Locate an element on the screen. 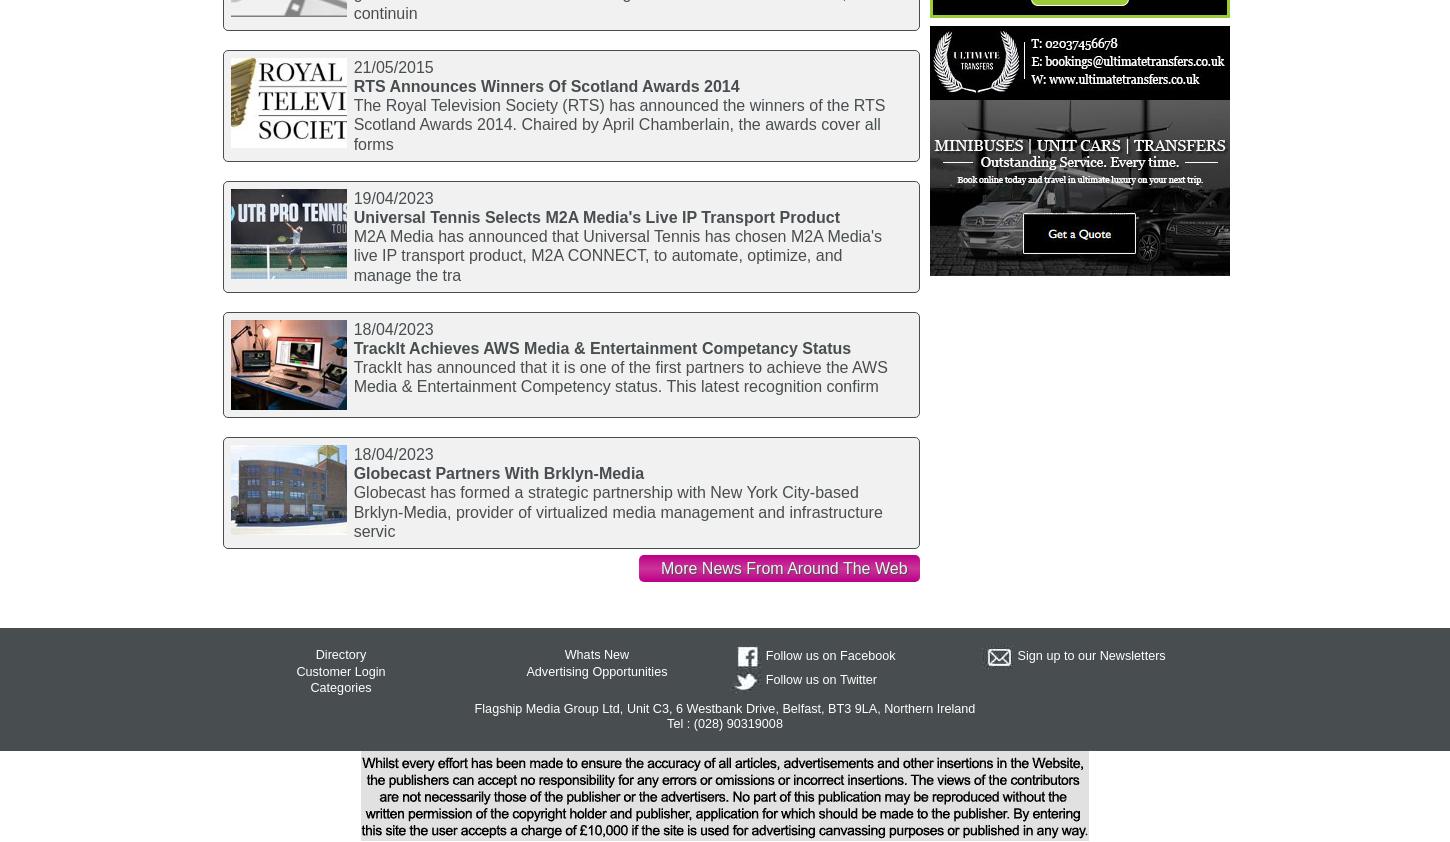 The width and height of the screenshot is (1450, 842). 'Advertising Opportunities' is located at coordinates (596, 670).